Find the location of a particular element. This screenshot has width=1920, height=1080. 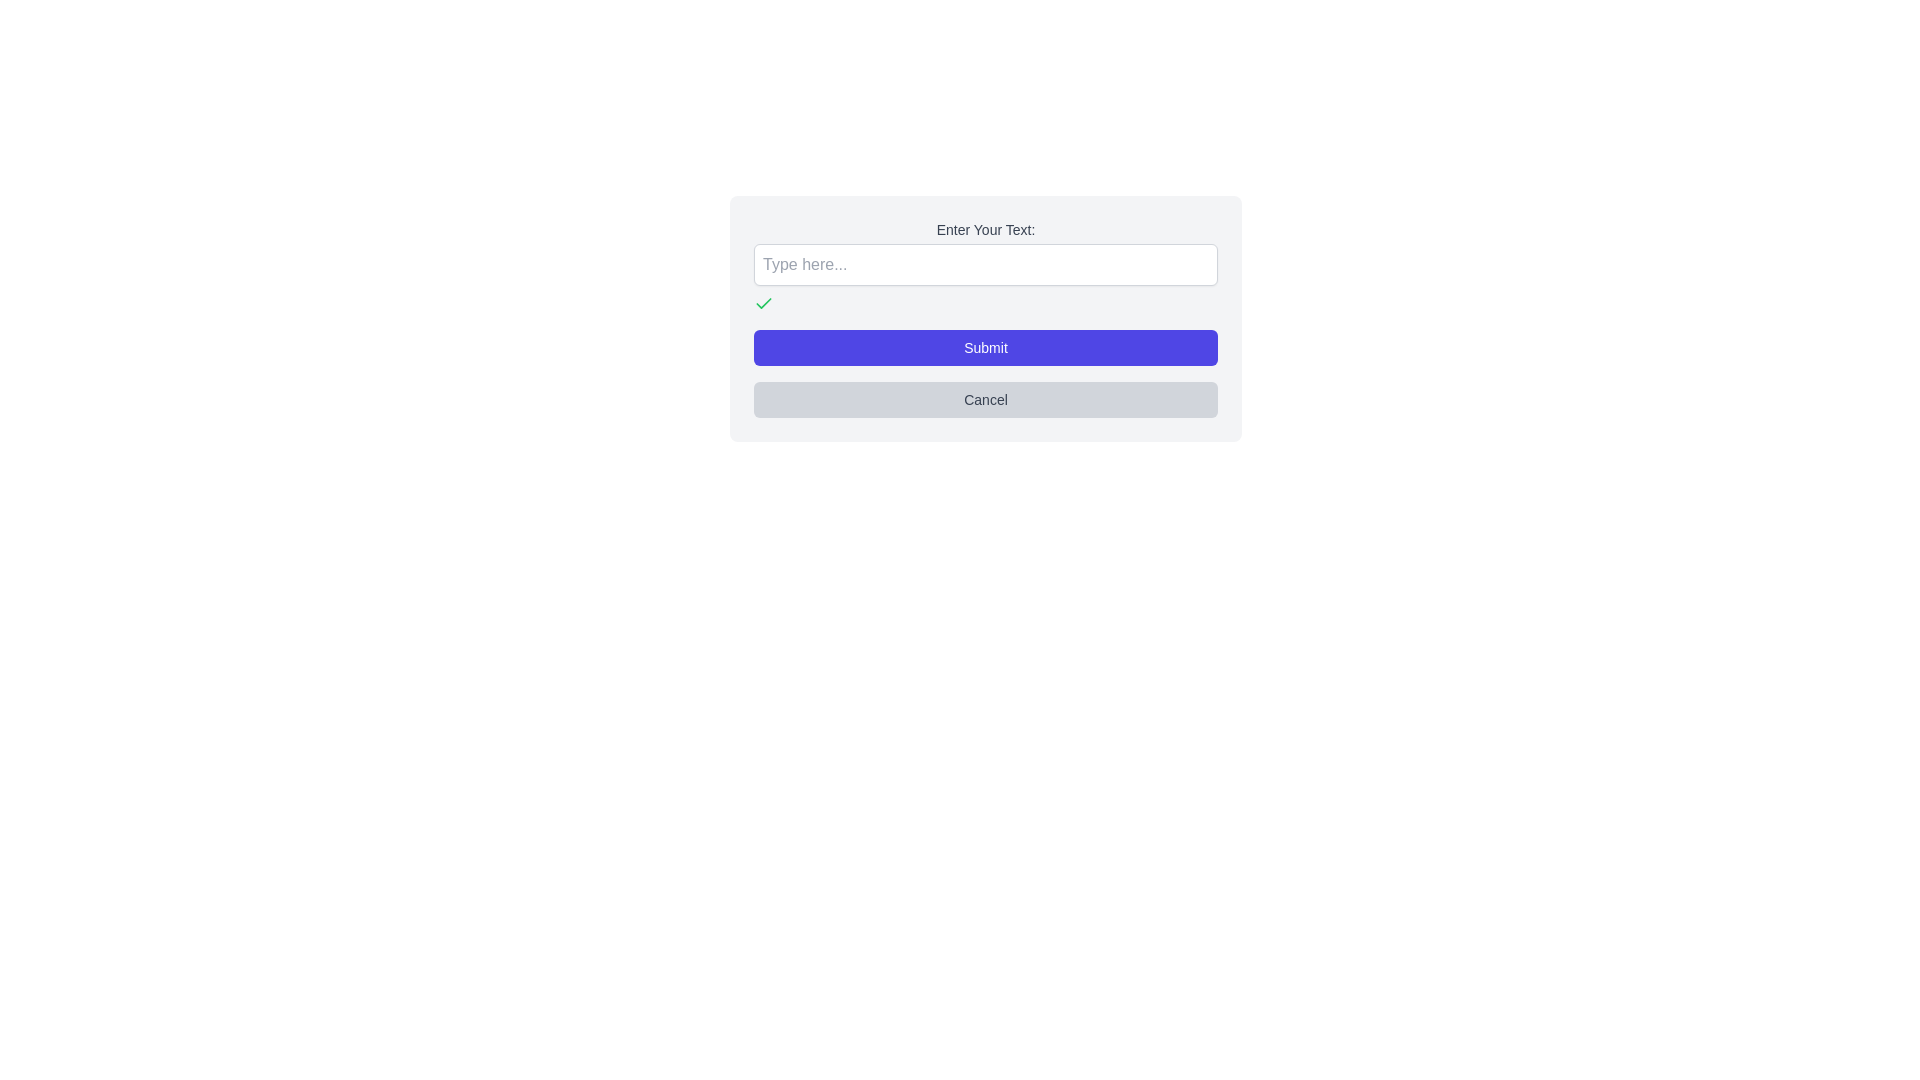

the 'Cancel' button located at the bottom of the vertically stacked group of buttons is located at coordinates (985, 400).